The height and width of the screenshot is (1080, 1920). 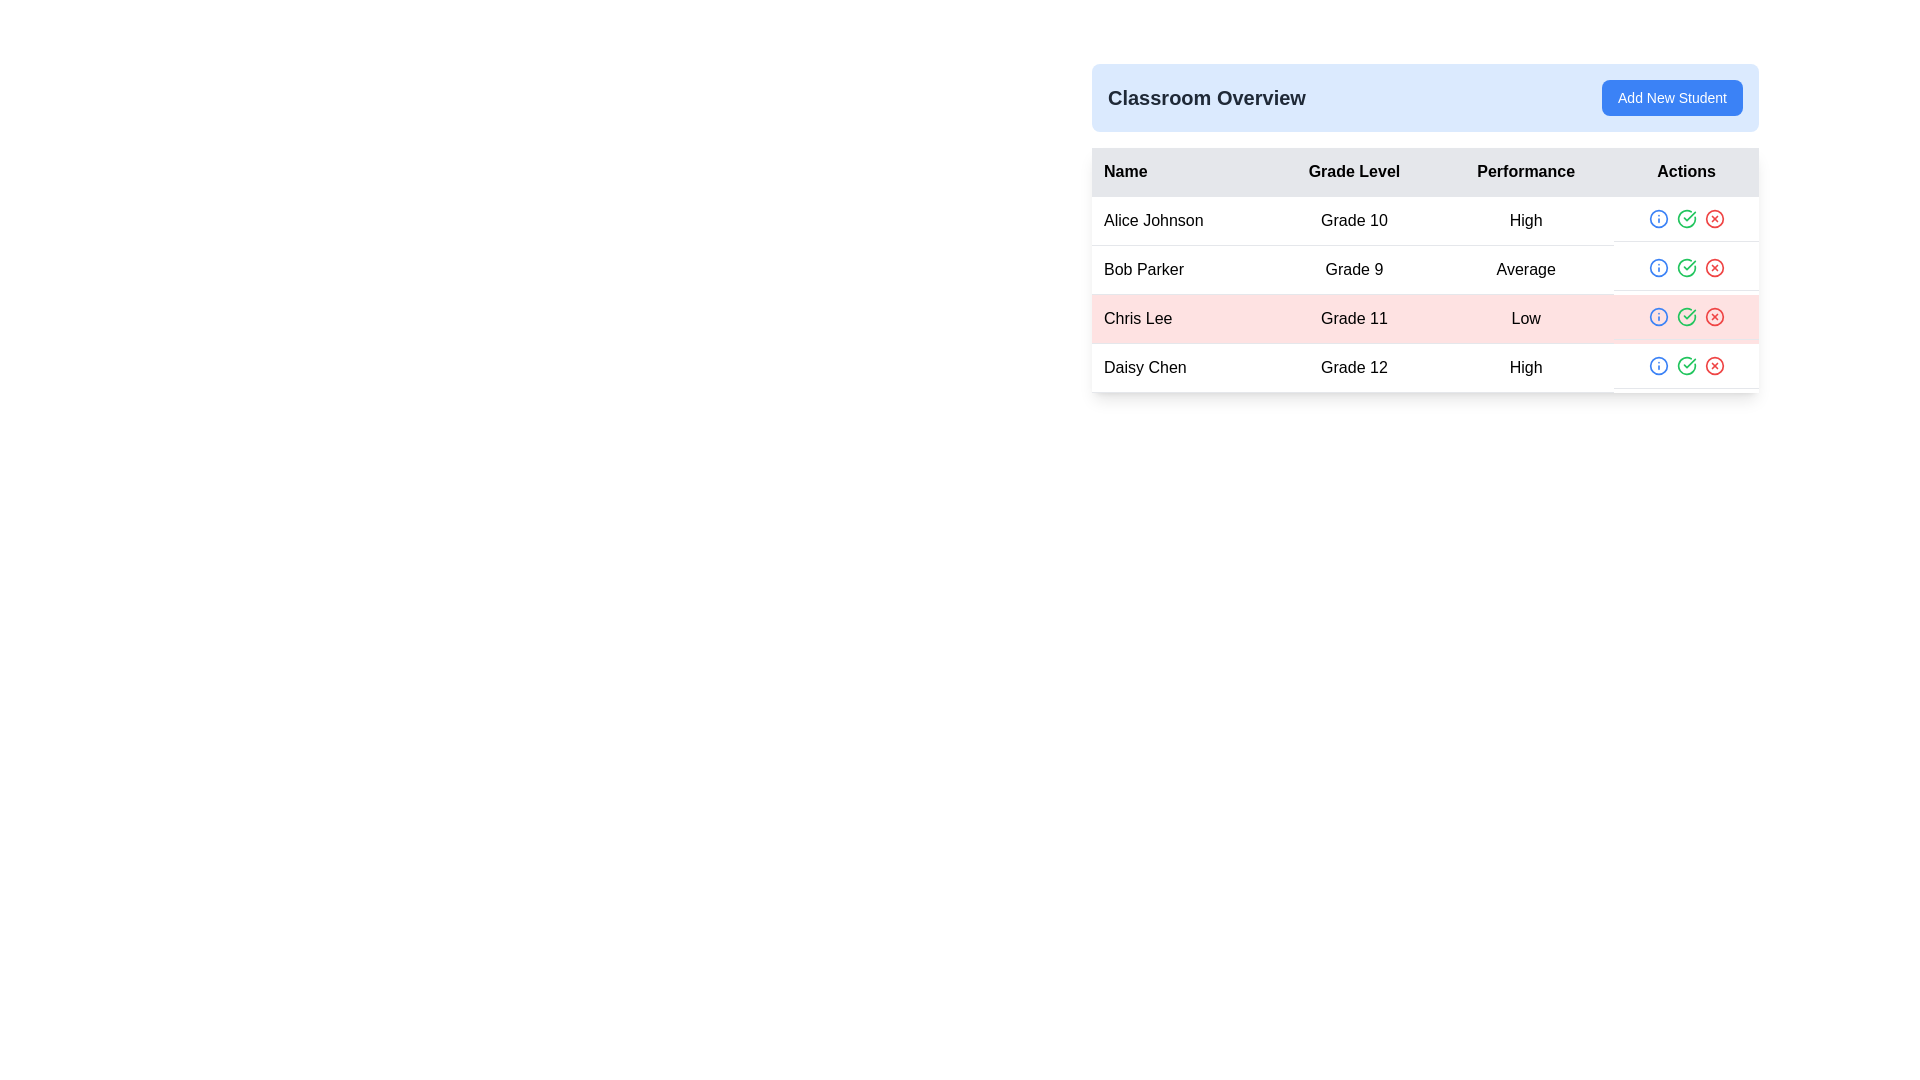 I want to click on the circular button icon with a green checkmark in the 'Actions' column for Chris Lee, so click(x=1685, y=219).